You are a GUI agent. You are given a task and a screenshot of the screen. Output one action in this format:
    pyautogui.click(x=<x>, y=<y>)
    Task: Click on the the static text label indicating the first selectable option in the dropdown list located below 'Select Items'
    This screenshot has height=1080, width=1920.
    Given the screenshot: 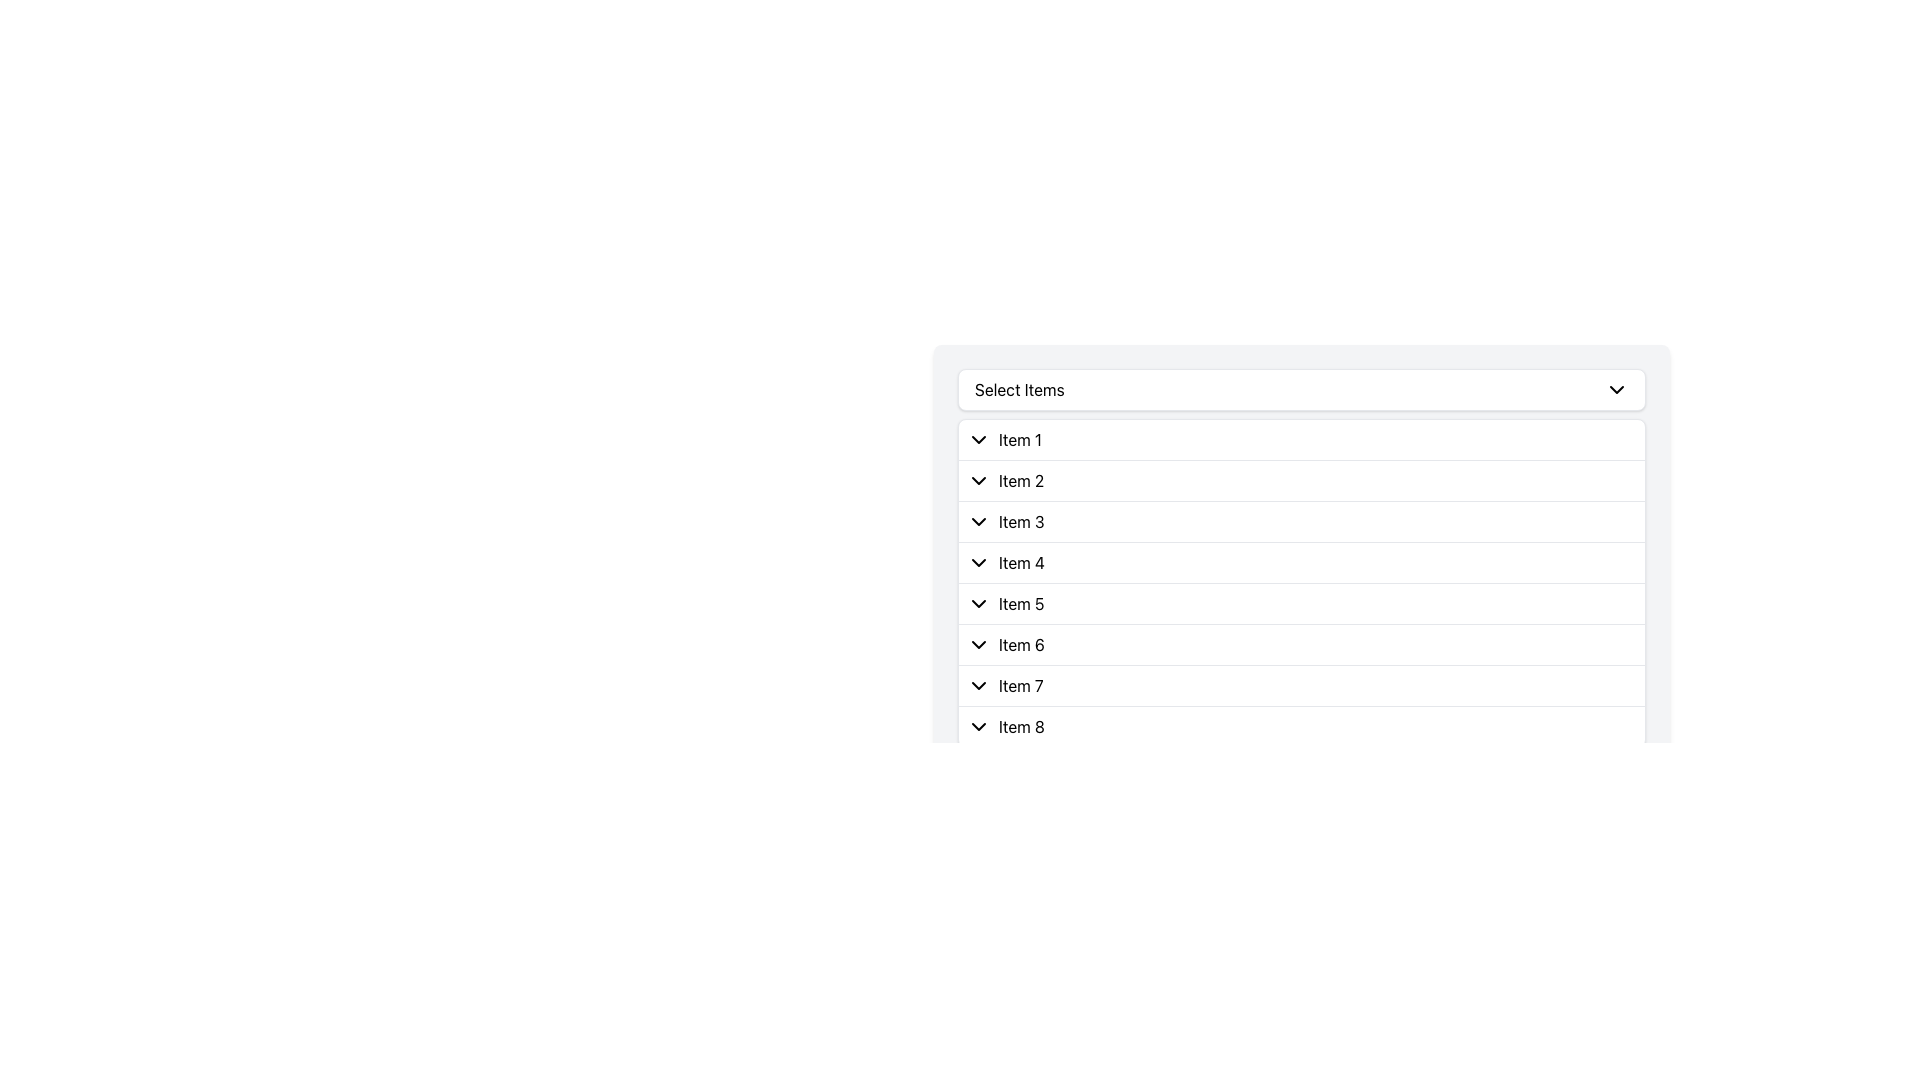 What is the action you would take?
    pyautogui.click(x=1020, y=438)
    